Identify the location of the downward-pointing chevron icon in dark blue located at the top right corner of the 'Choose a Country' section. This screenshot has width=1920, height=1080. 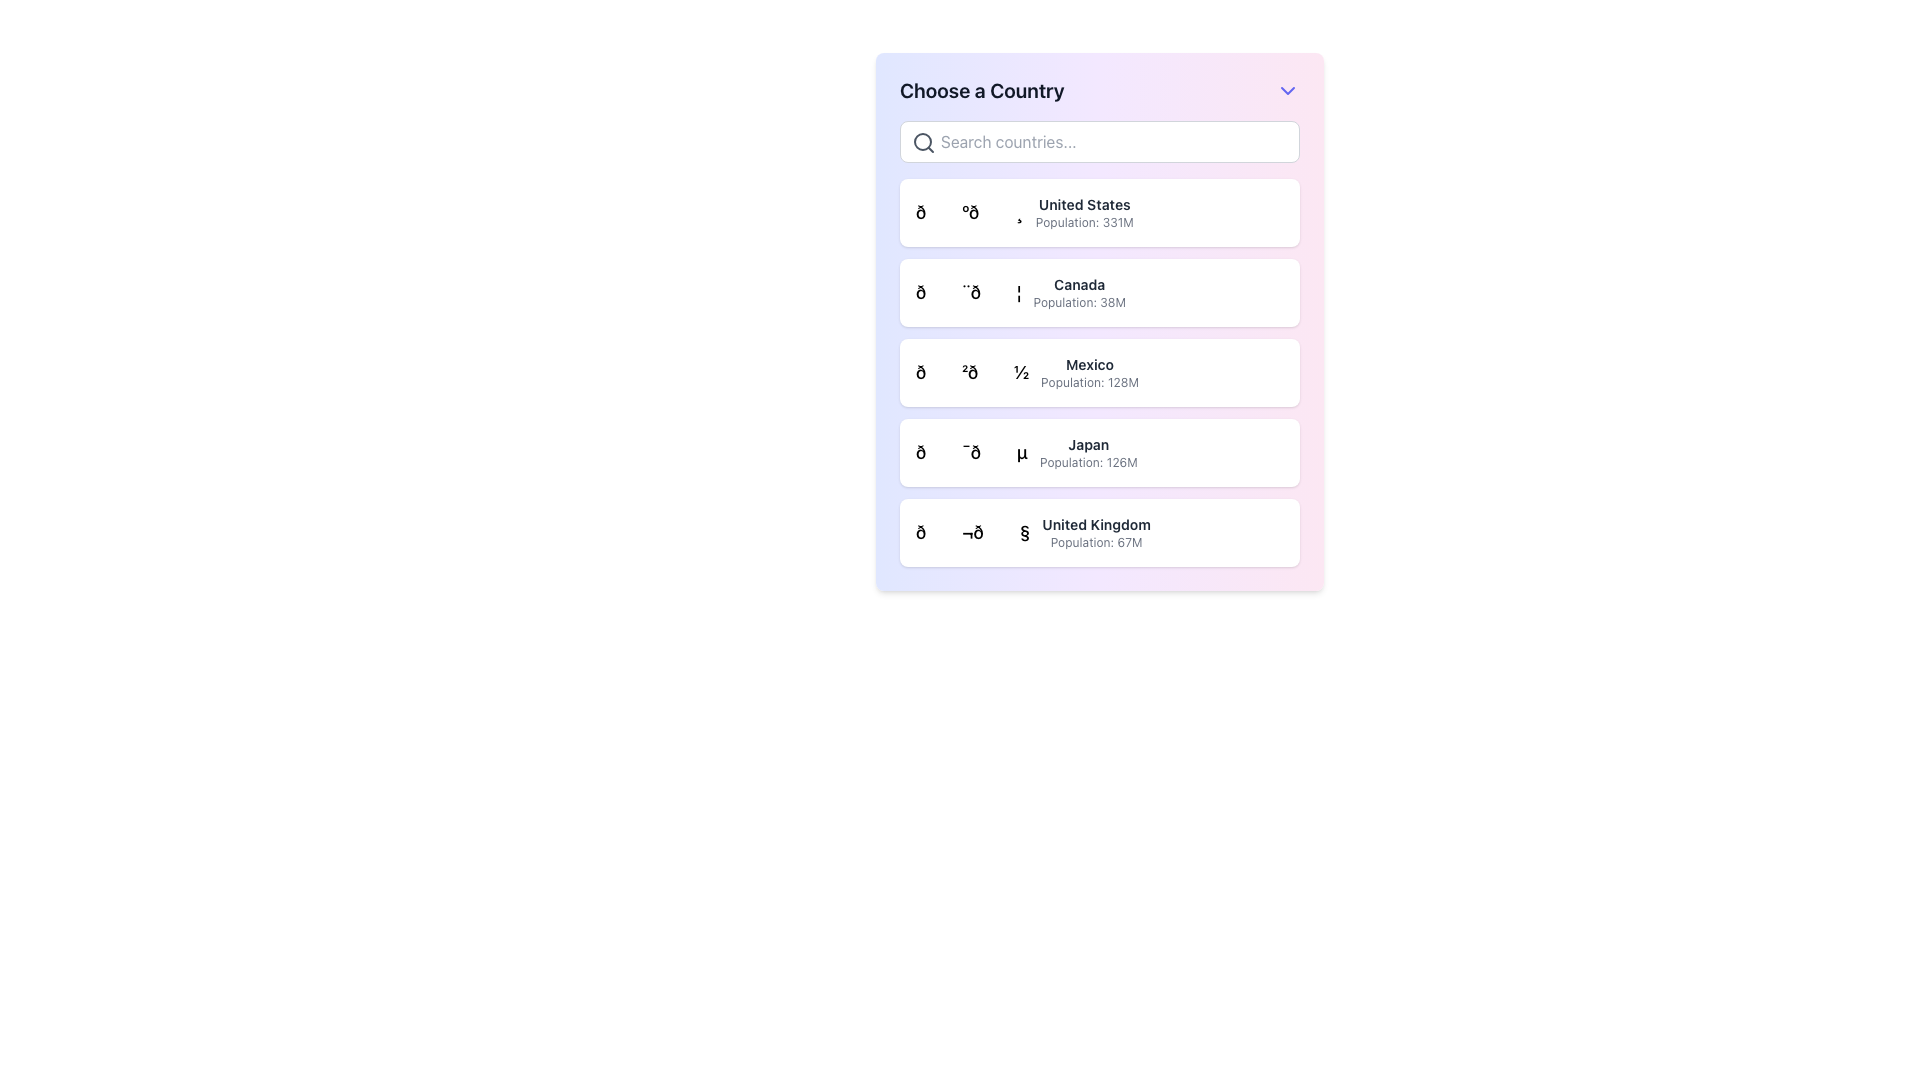
(1287, 91).